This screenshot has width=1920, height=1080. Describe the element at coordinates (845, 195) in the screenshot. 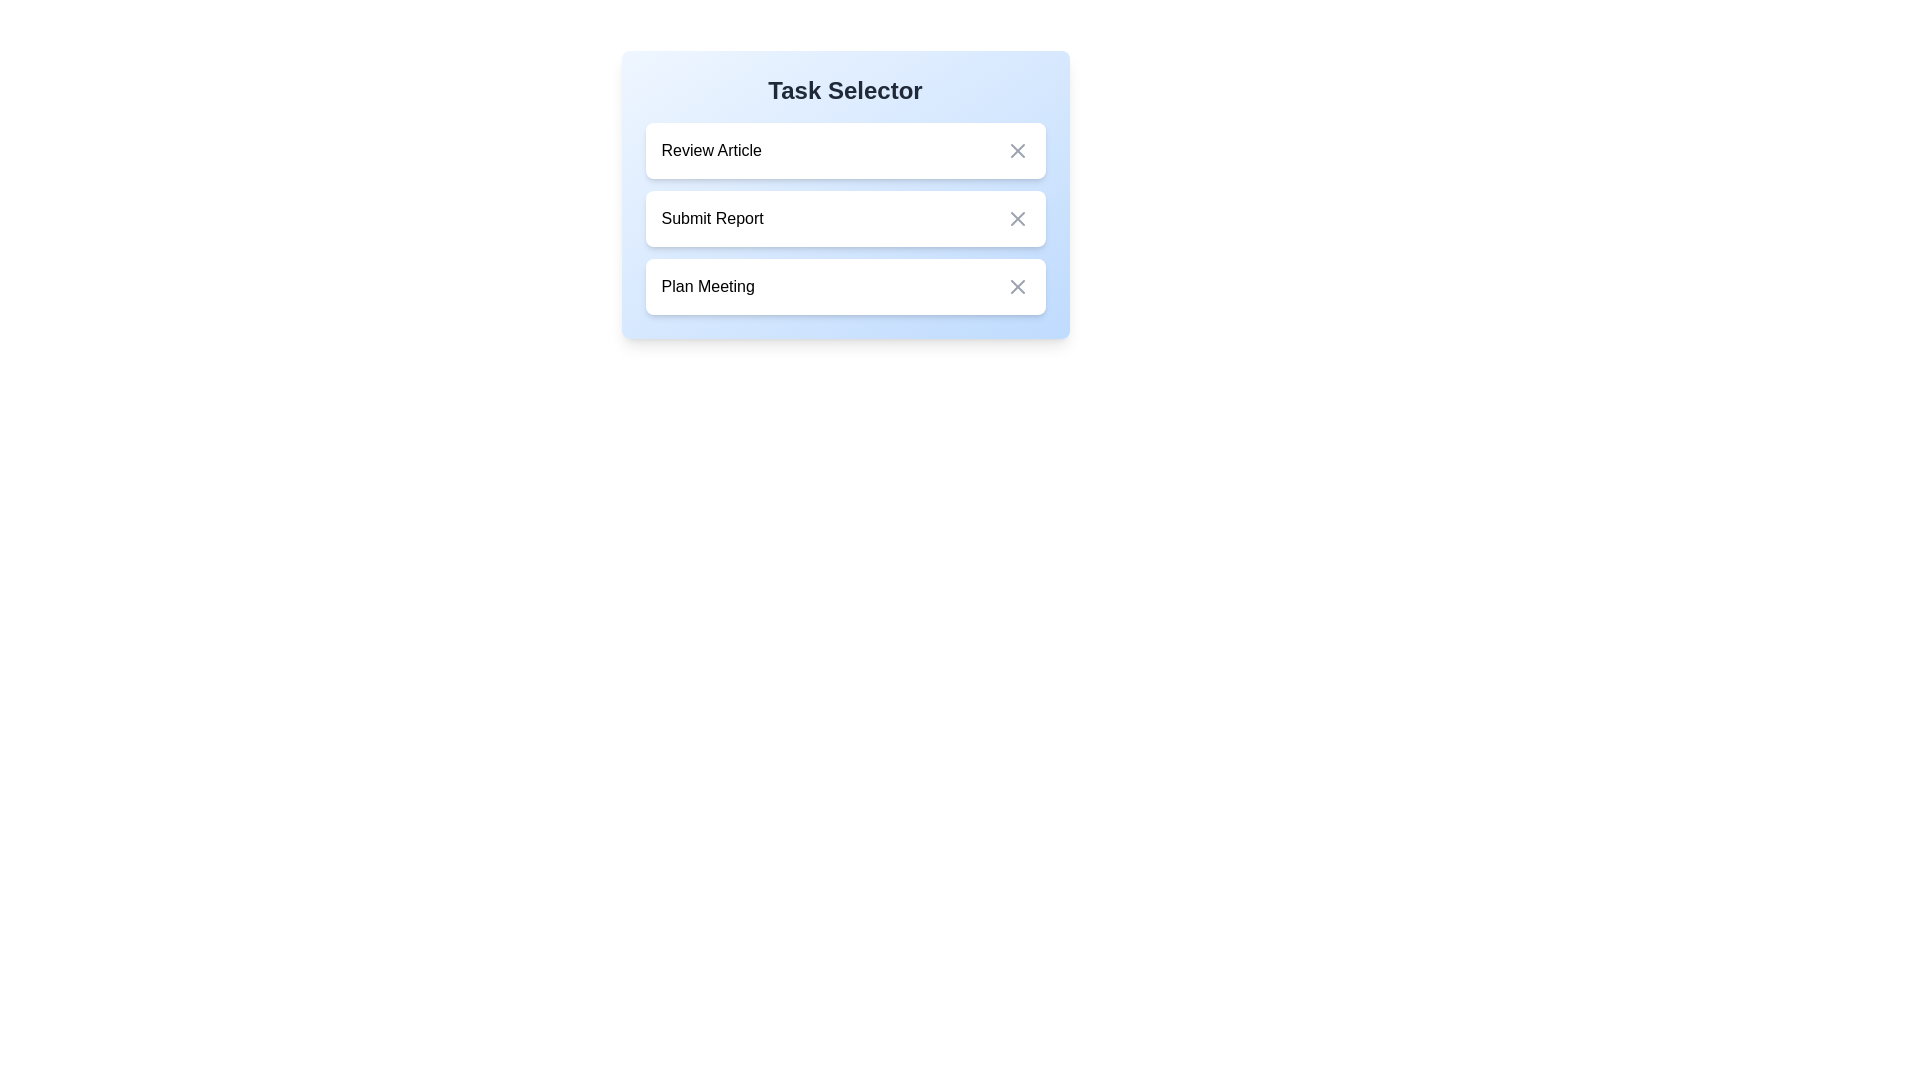

I see `the 'Submit Report' task card in the 'Task Selector' section` at that location.